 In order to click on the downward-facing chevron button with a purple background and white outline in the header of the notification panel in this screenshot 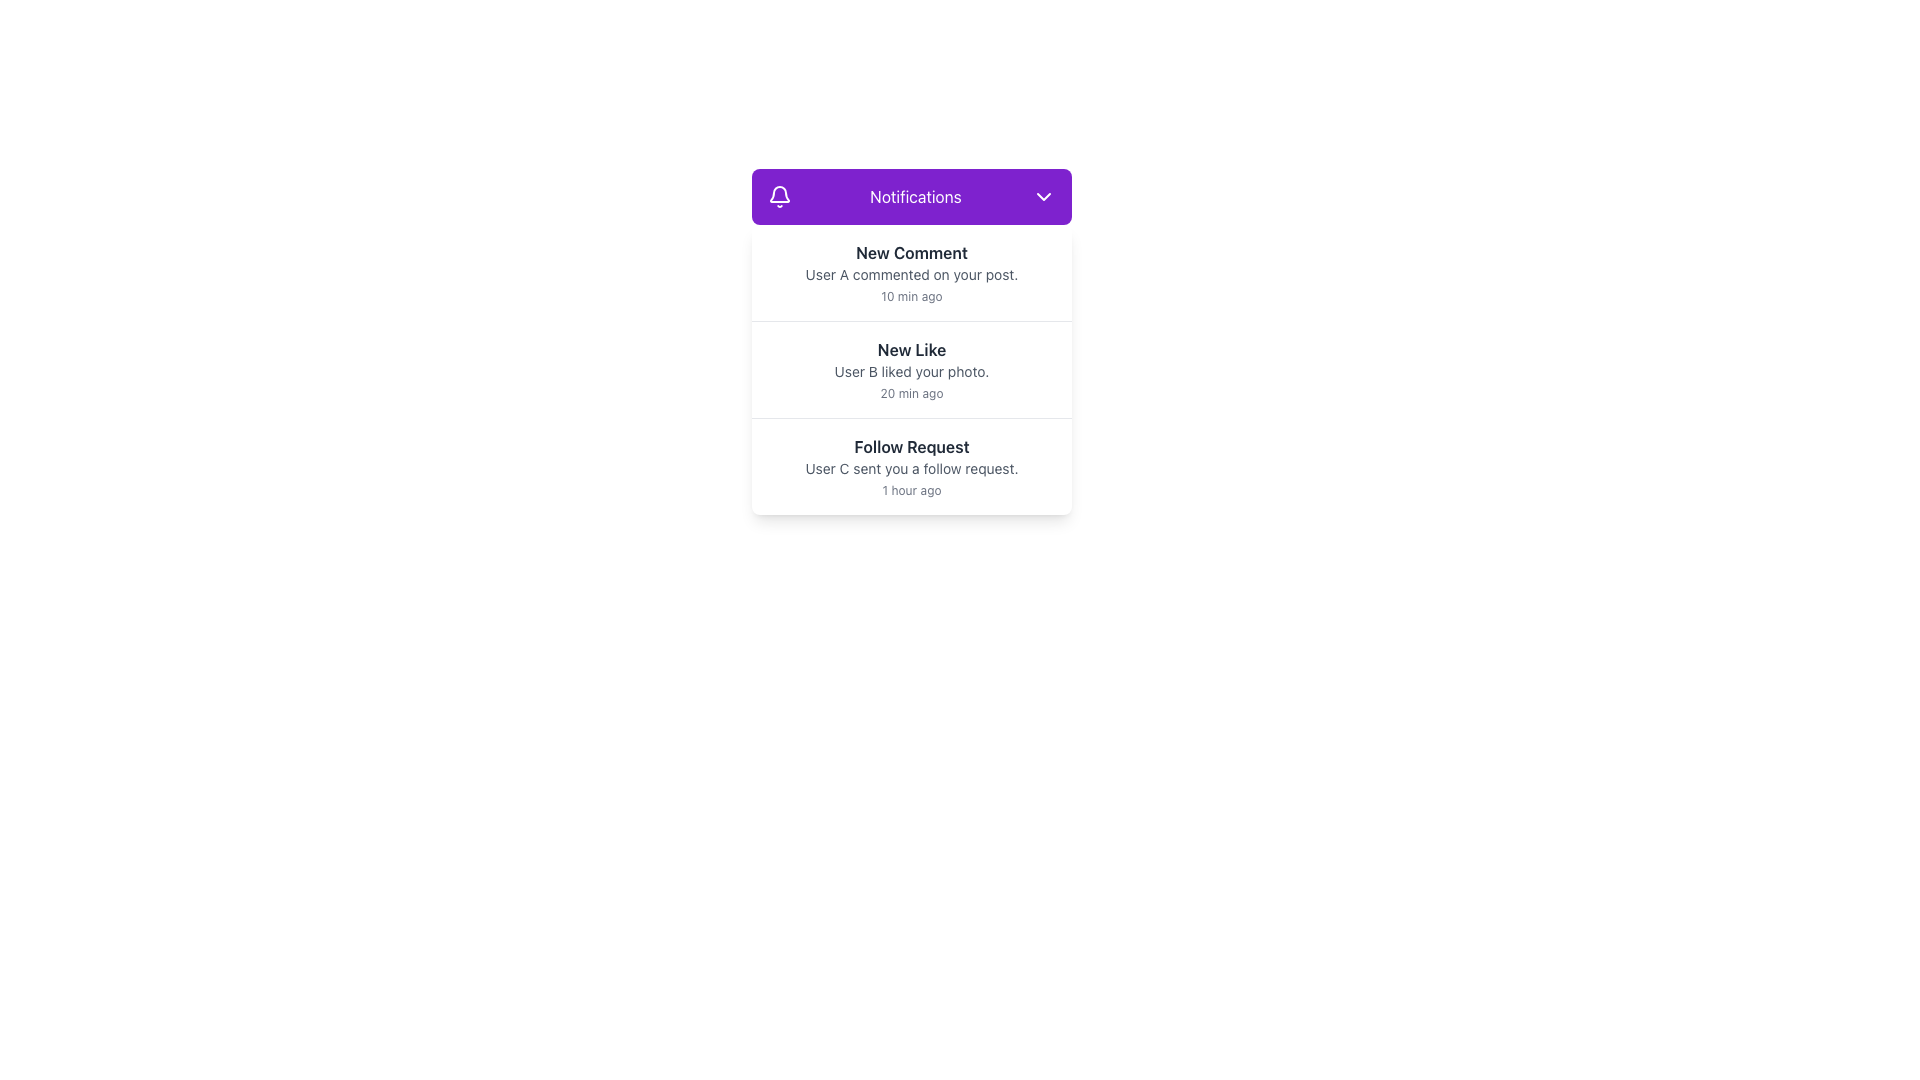, I will do `click(1042, 196)`.